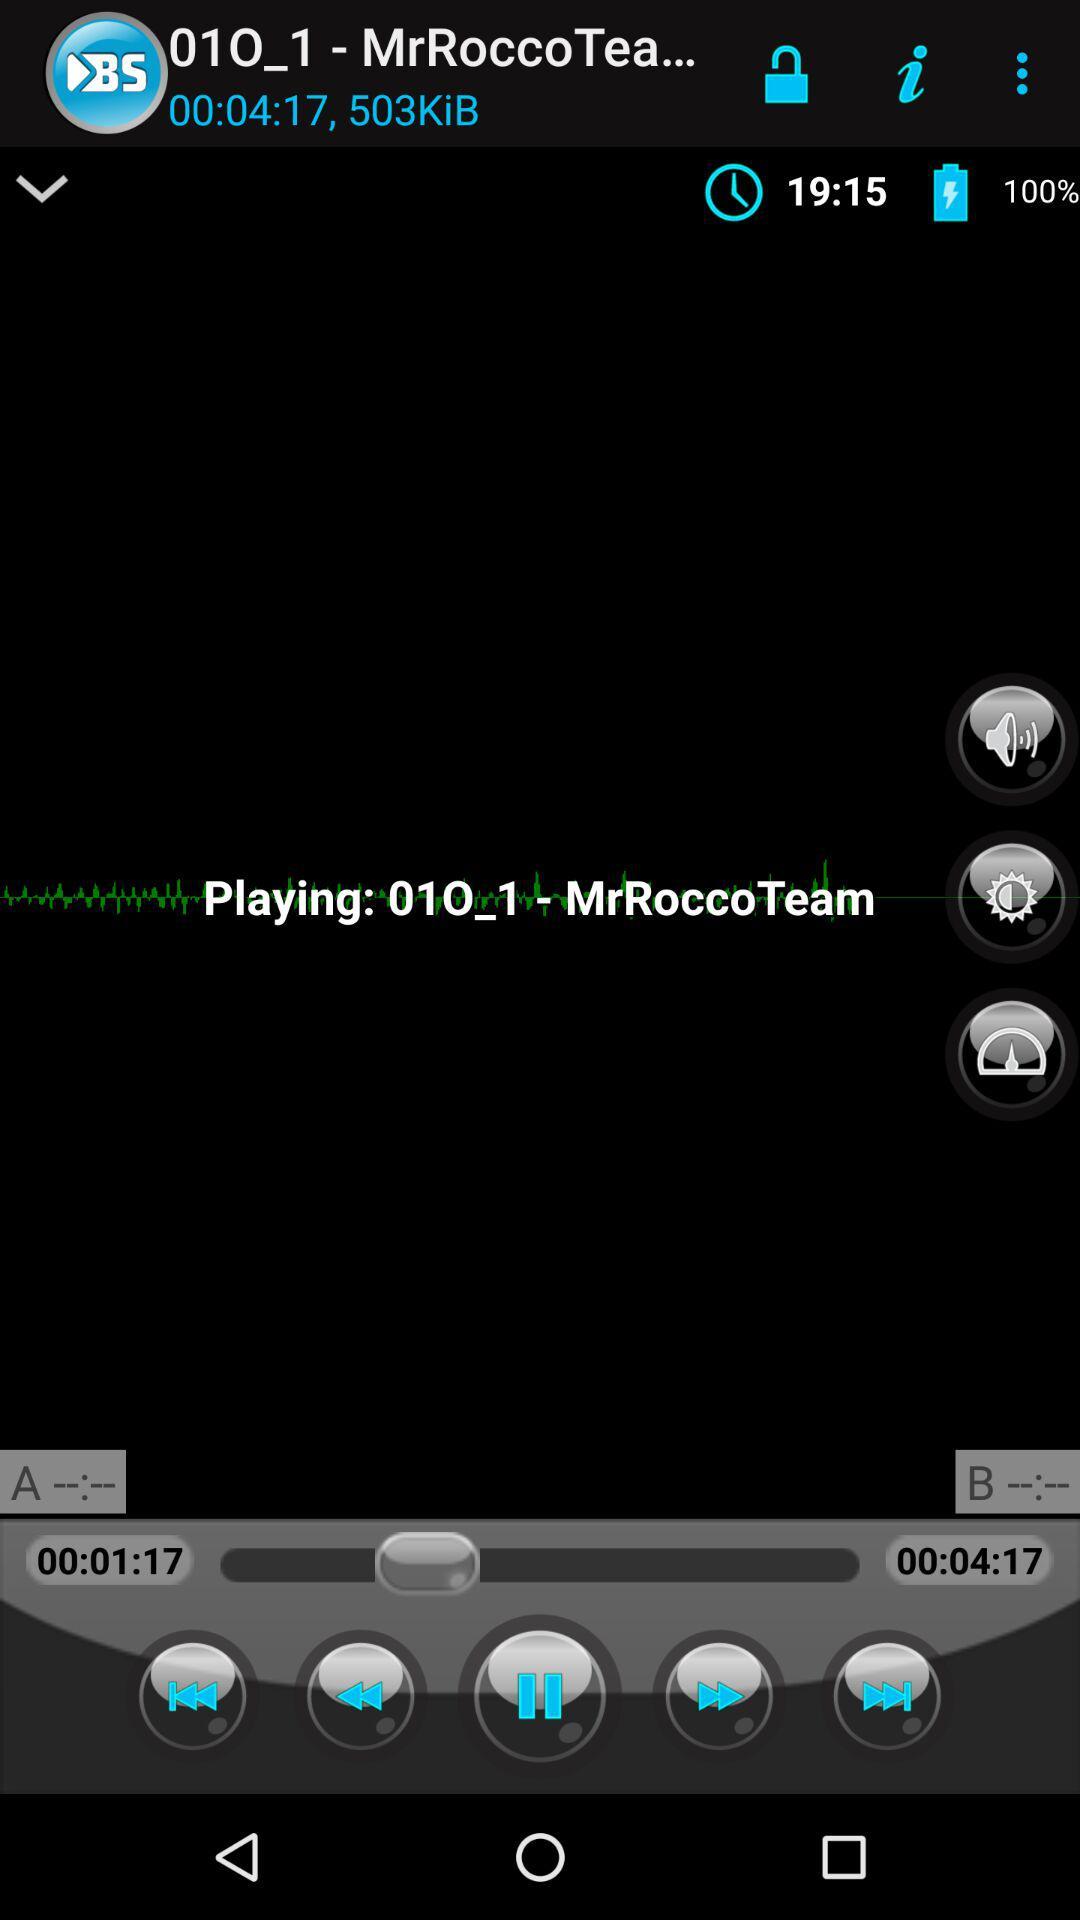  Describe the element at coordinates (42, 188) in the screenshot. I see `get more information` at that location.